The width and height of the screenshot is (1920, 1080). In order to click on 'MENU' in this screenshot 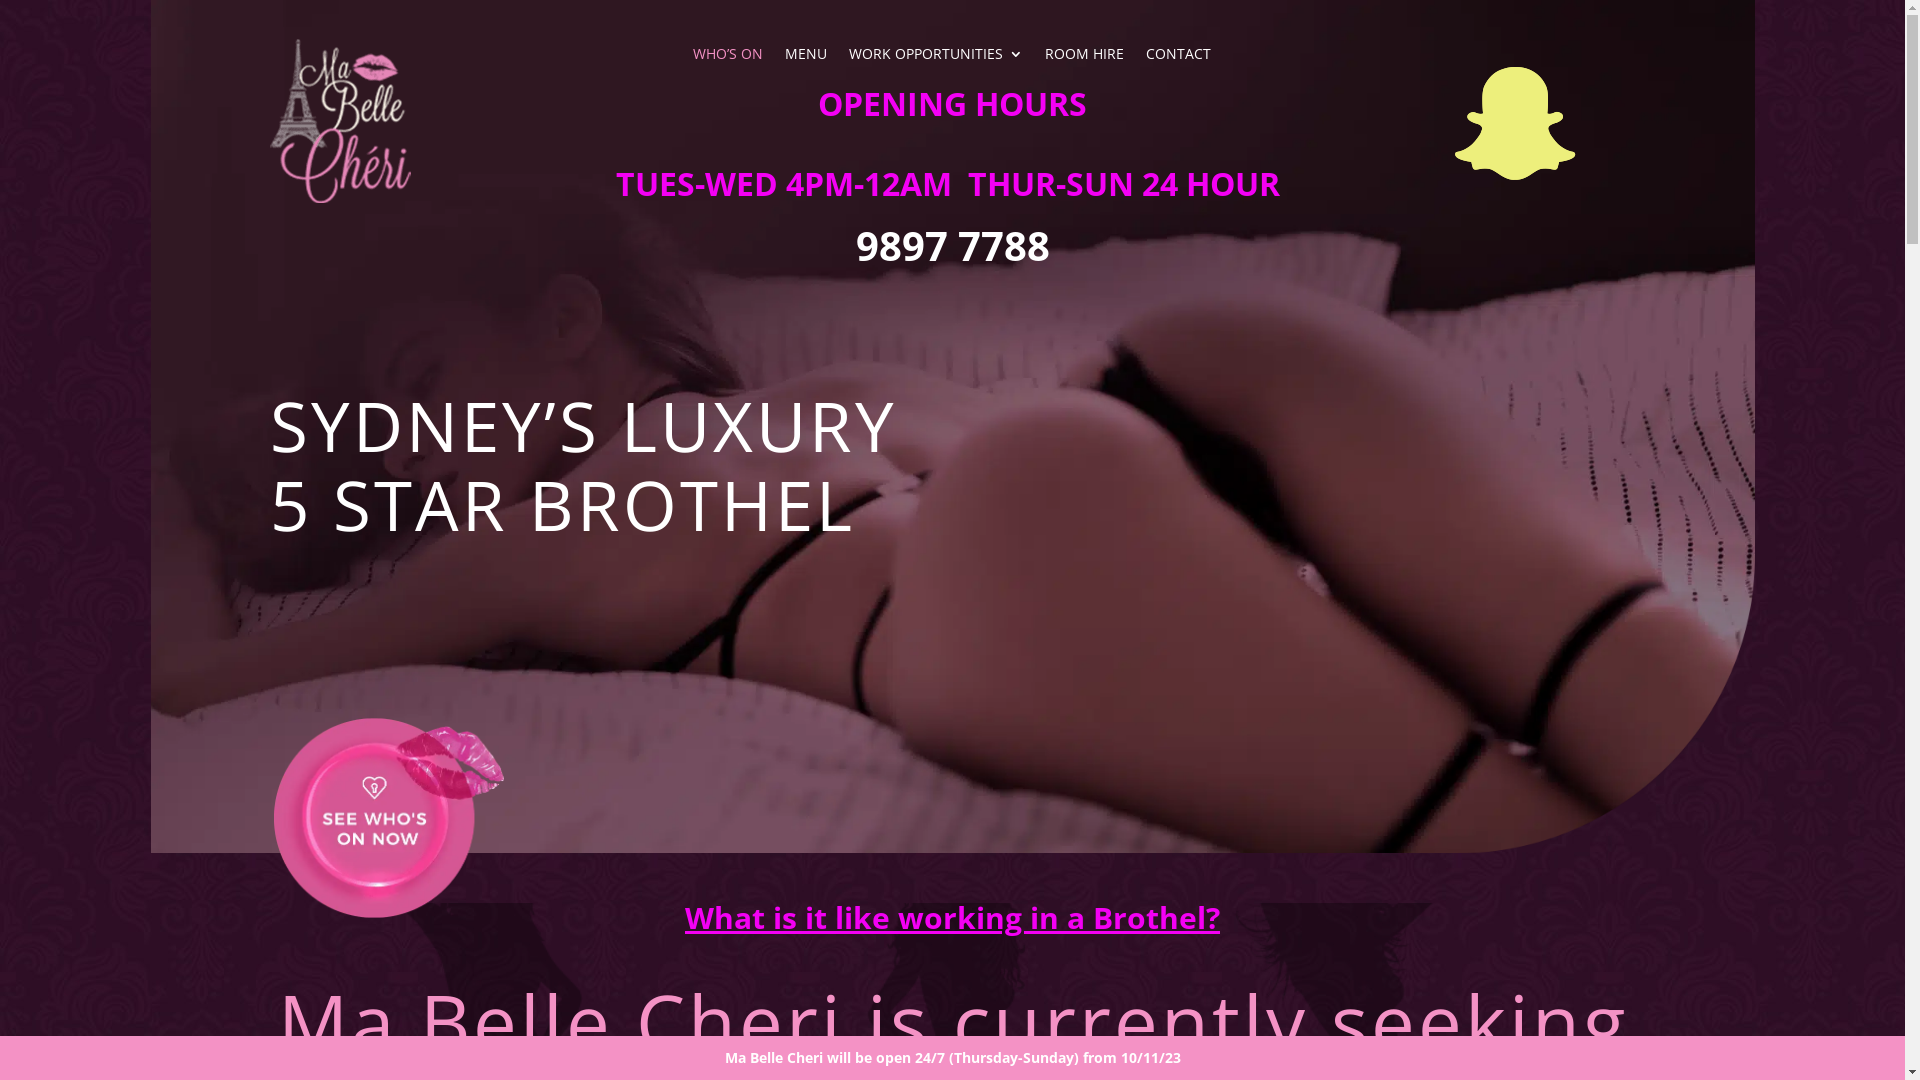, I will do `click(806, 56)`.